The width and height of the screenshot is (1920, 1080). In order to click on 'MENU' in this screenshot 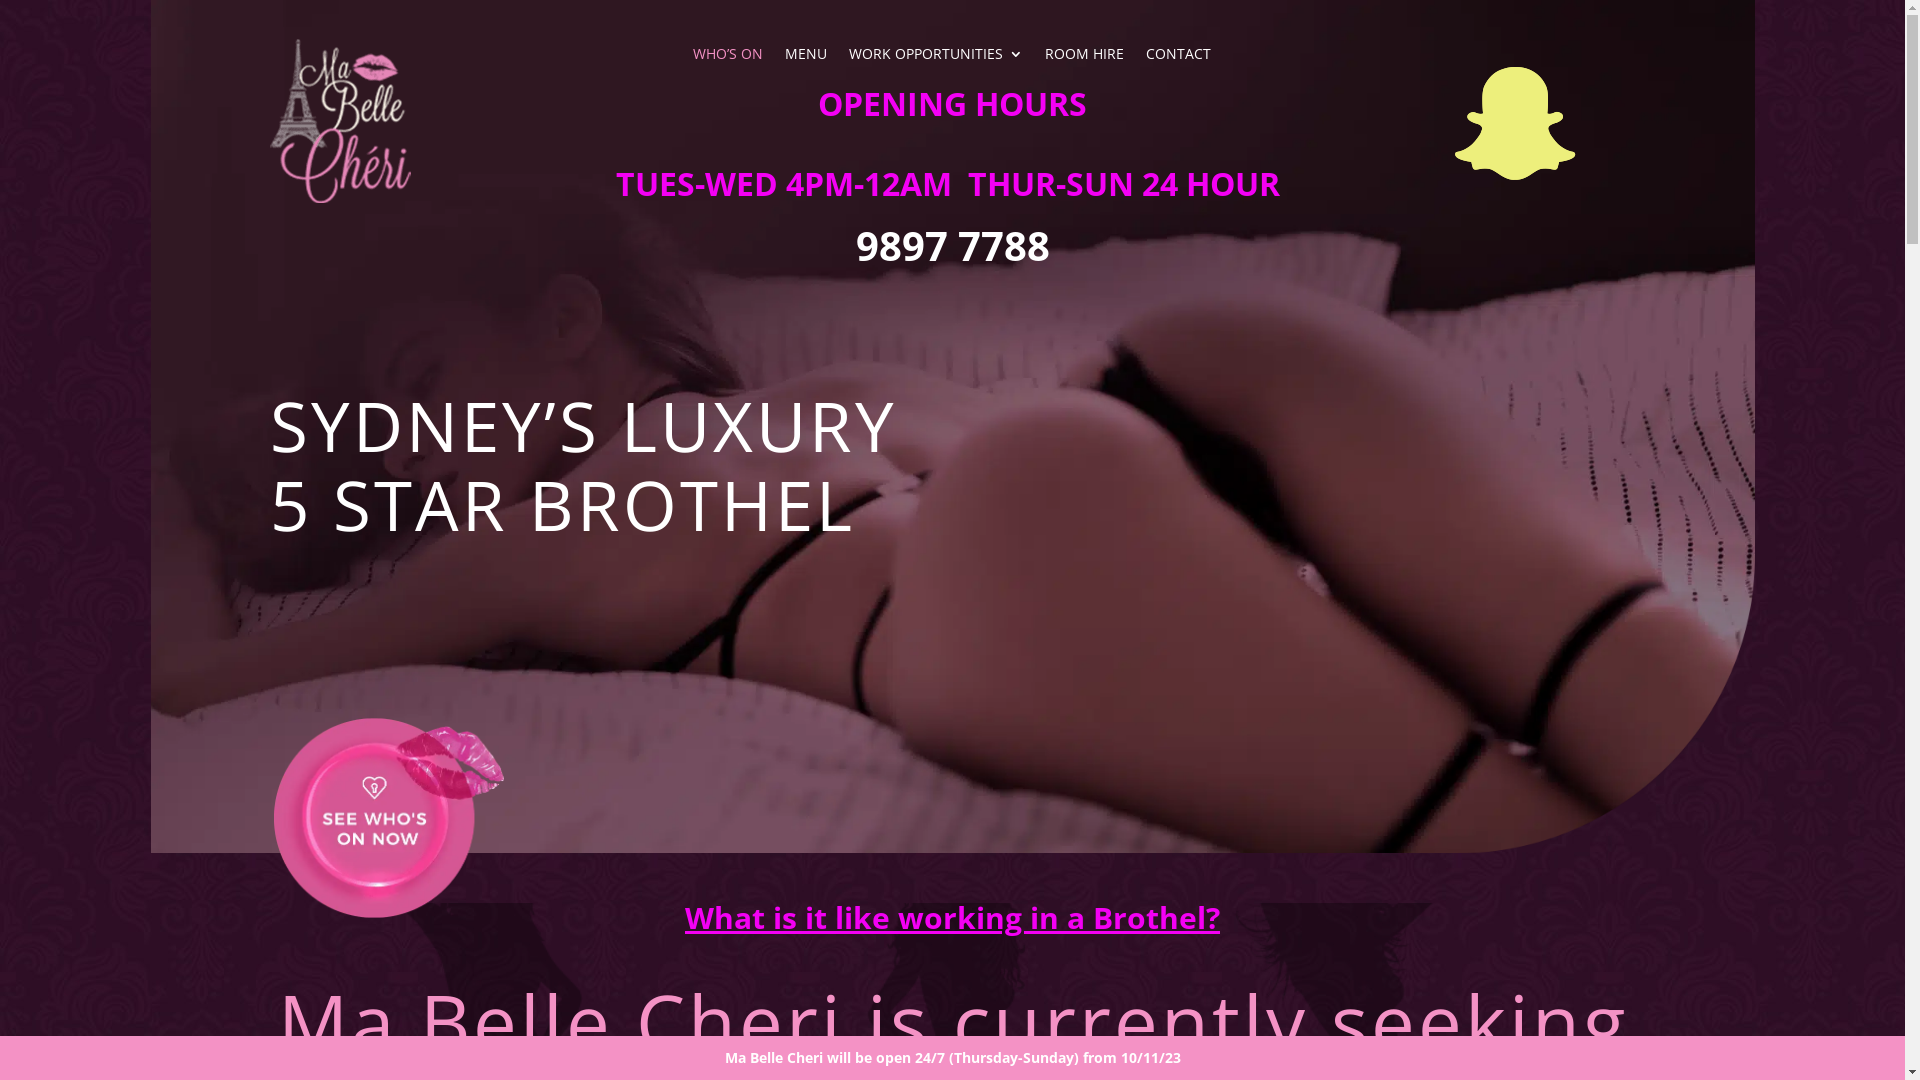, I will do `click(806, 56)`.